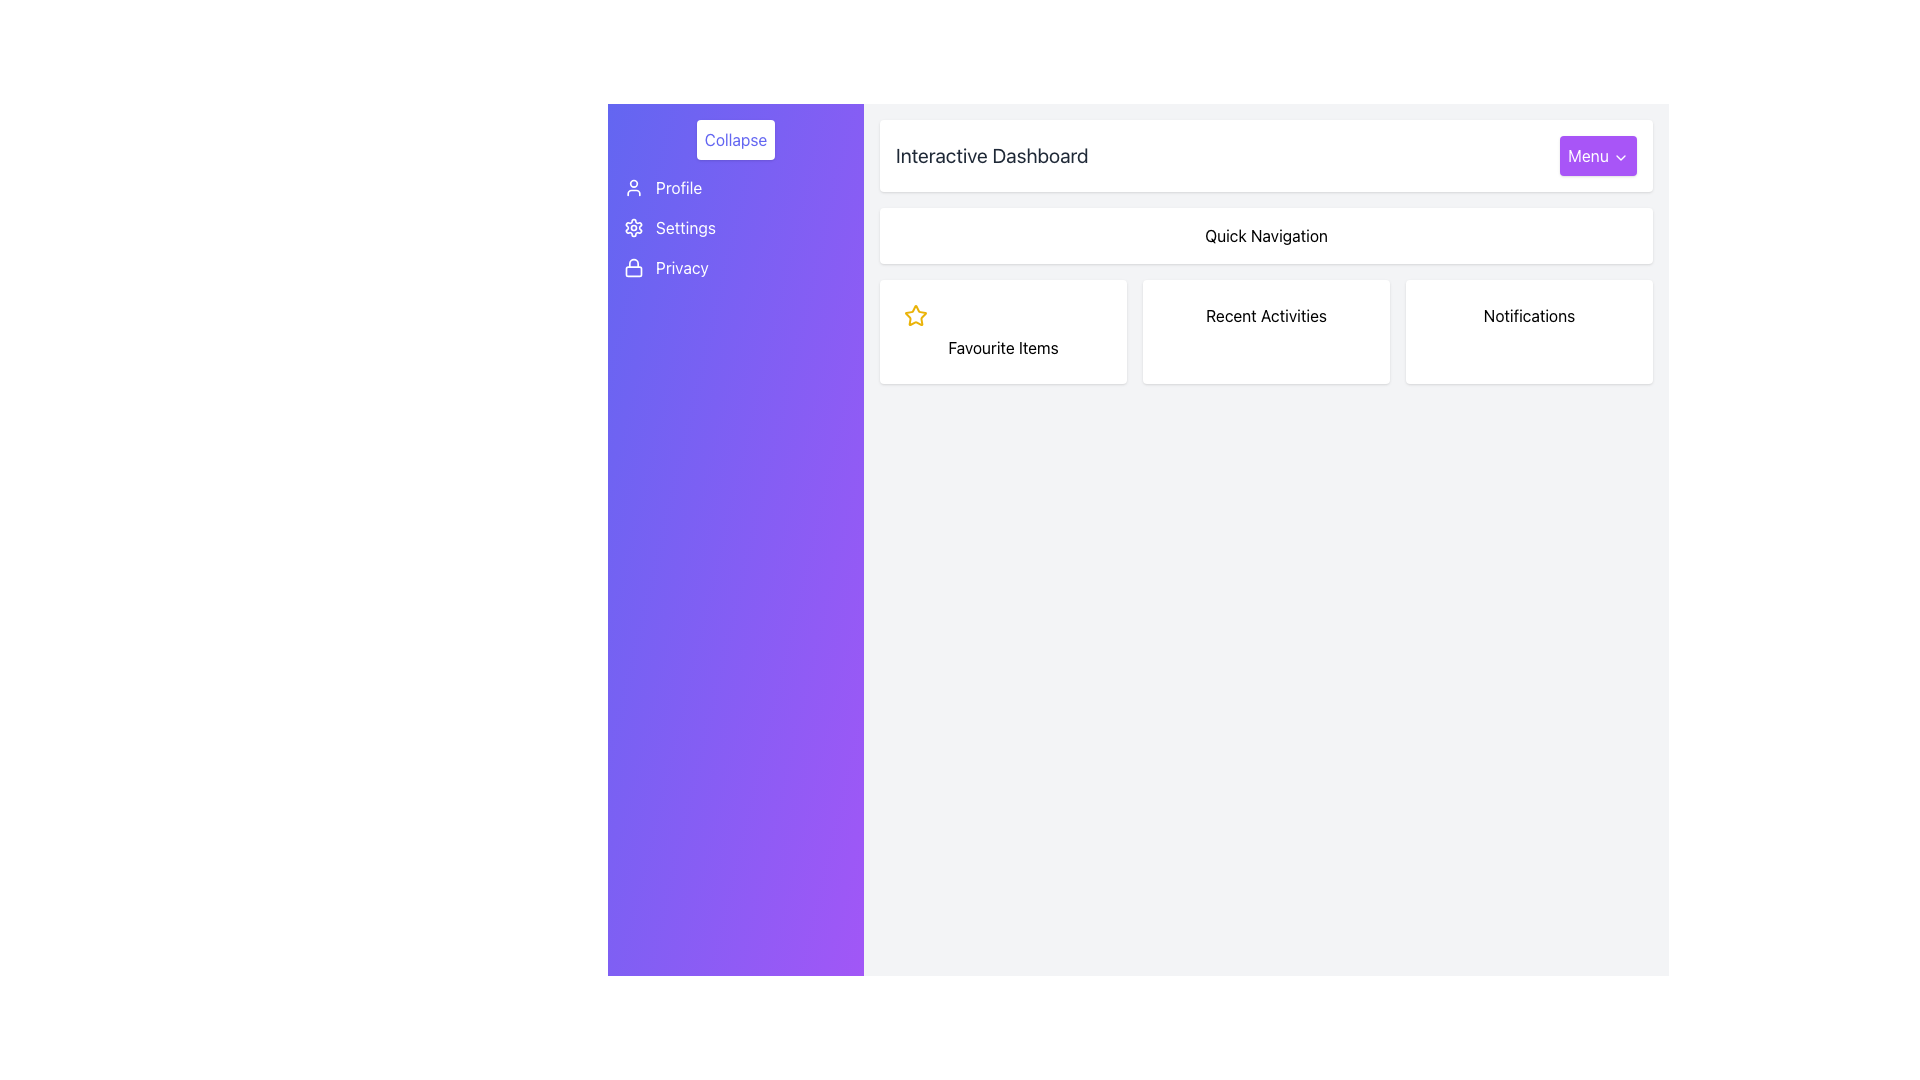  I want to click on the first navigation link in the left sidebar menu, so click(734, 188).